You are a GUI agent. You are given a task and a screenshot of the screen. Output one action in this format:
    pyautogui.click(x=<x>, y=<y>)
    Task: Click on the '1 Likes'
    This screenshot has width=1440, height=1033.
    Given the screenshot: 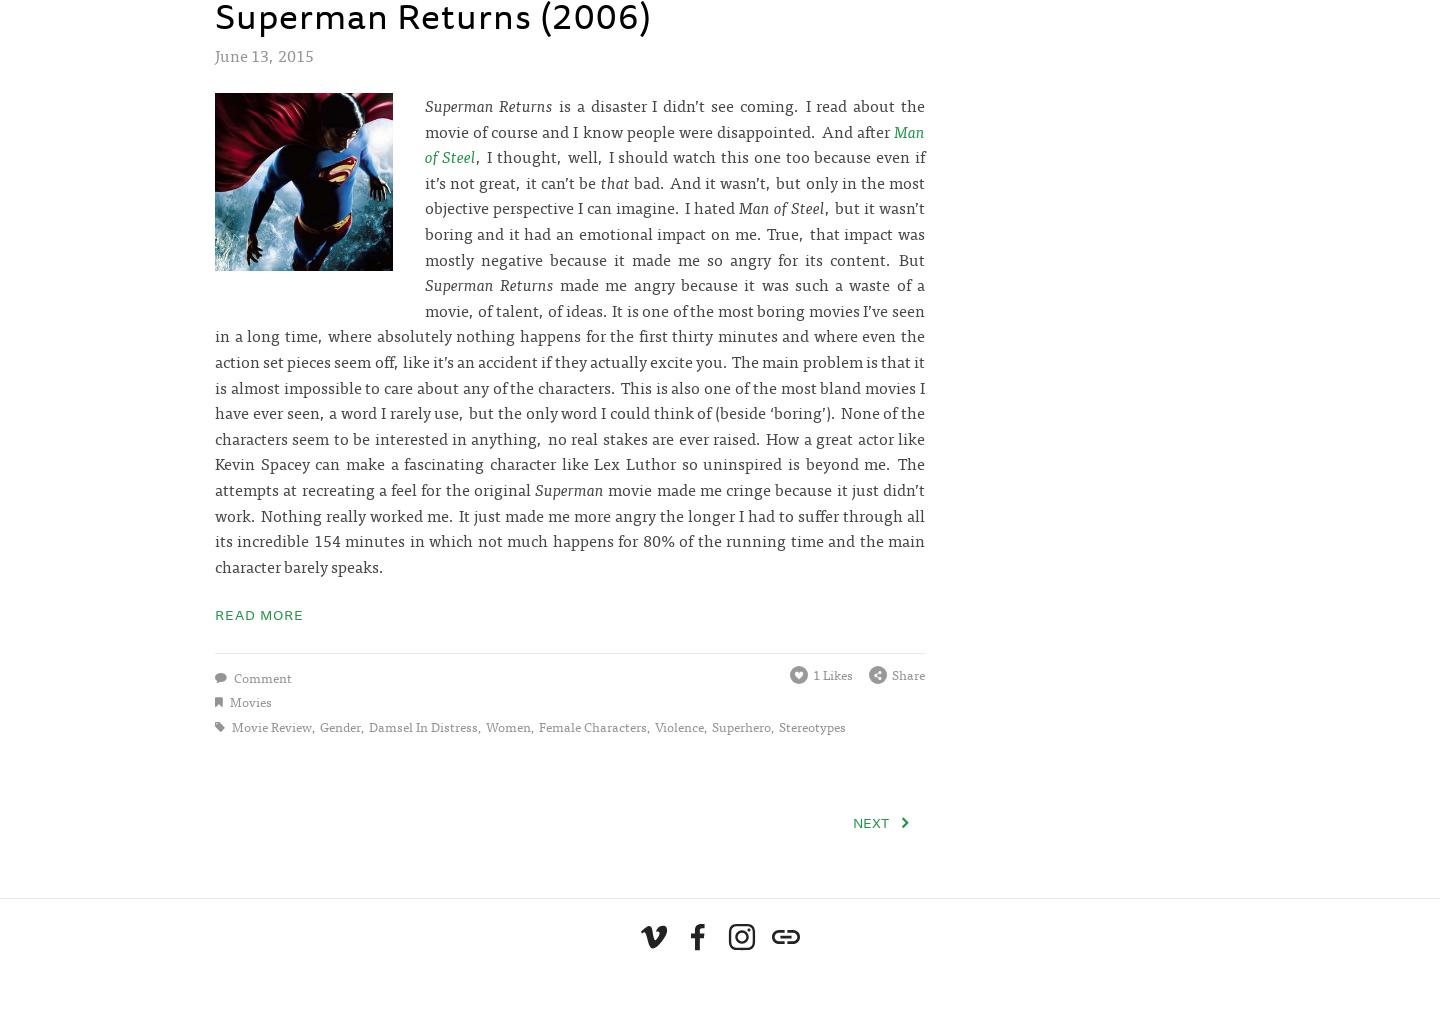 What is the action you would take?
    pyautogui.click(x=833, y=672)
    